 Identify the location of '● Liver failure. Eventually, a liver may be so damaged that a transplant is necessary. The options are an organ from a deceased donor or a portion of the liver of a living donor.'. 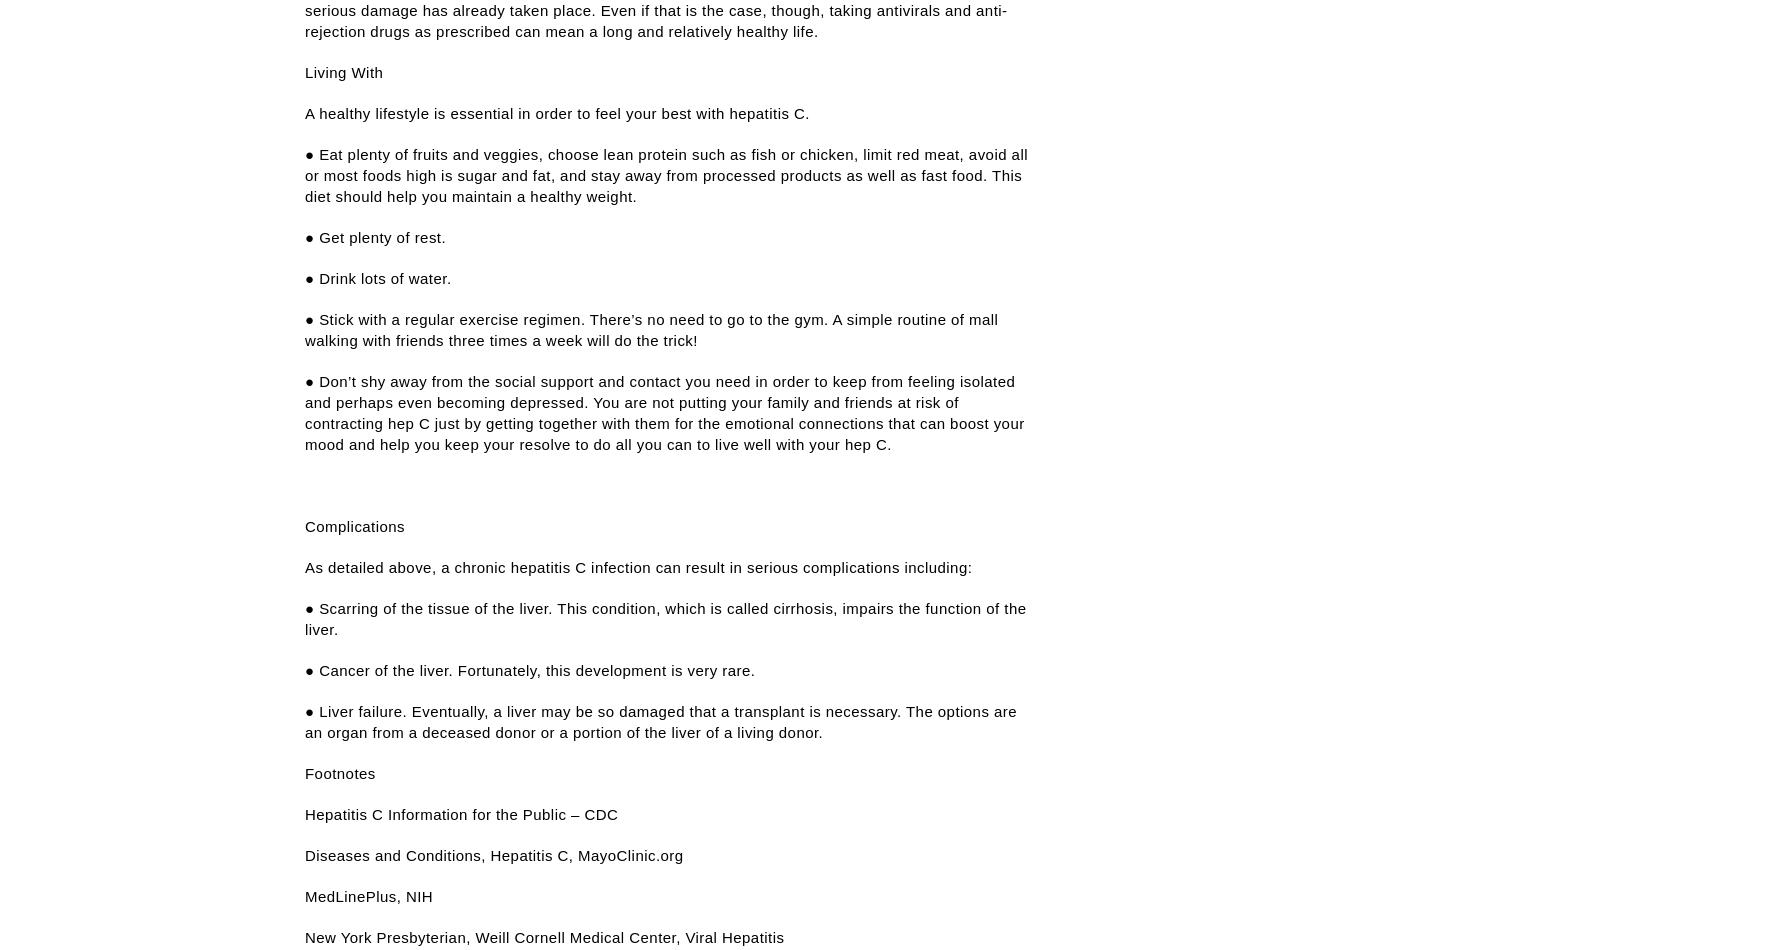
(659, 721).